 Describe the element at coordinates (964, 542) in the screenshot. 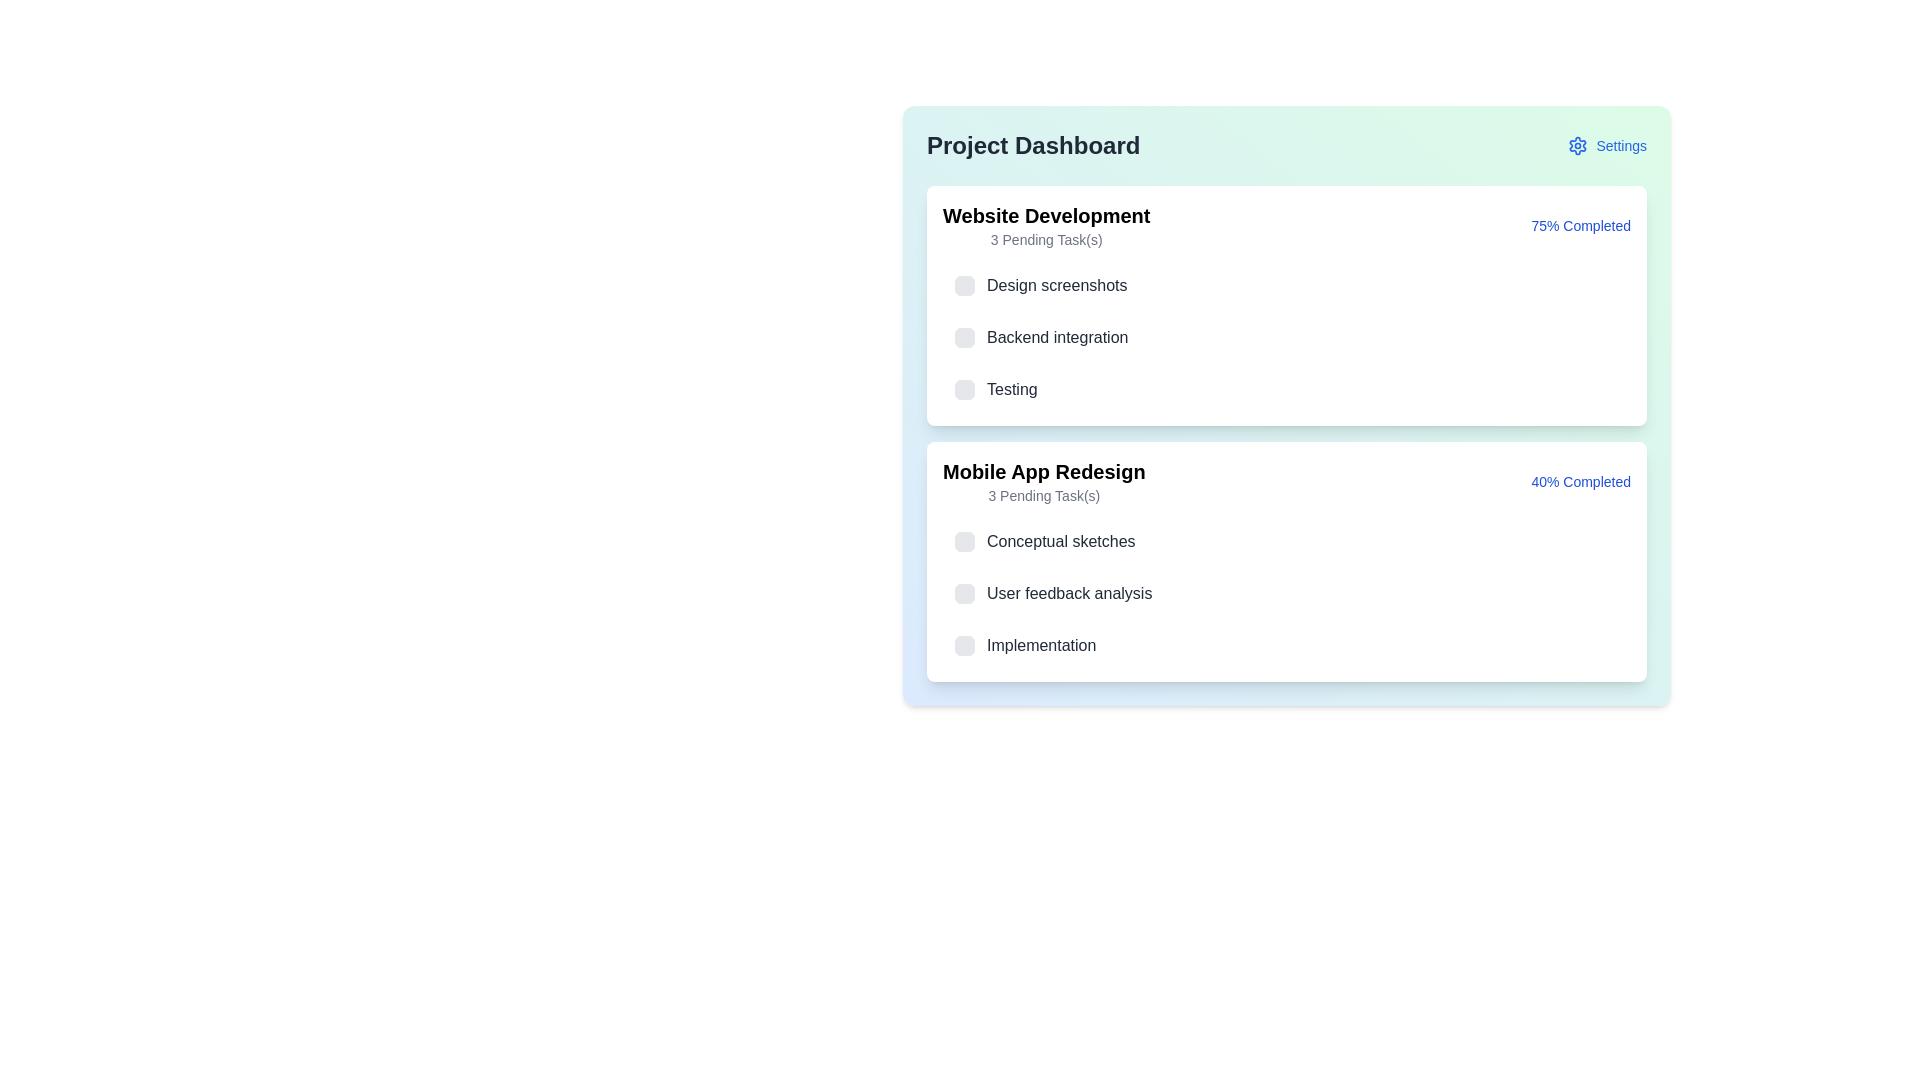

I see `the checkbox located to the left of the text 'Conceptual sketches' in the project task card for 'Mobile App Redesign'` at that location.